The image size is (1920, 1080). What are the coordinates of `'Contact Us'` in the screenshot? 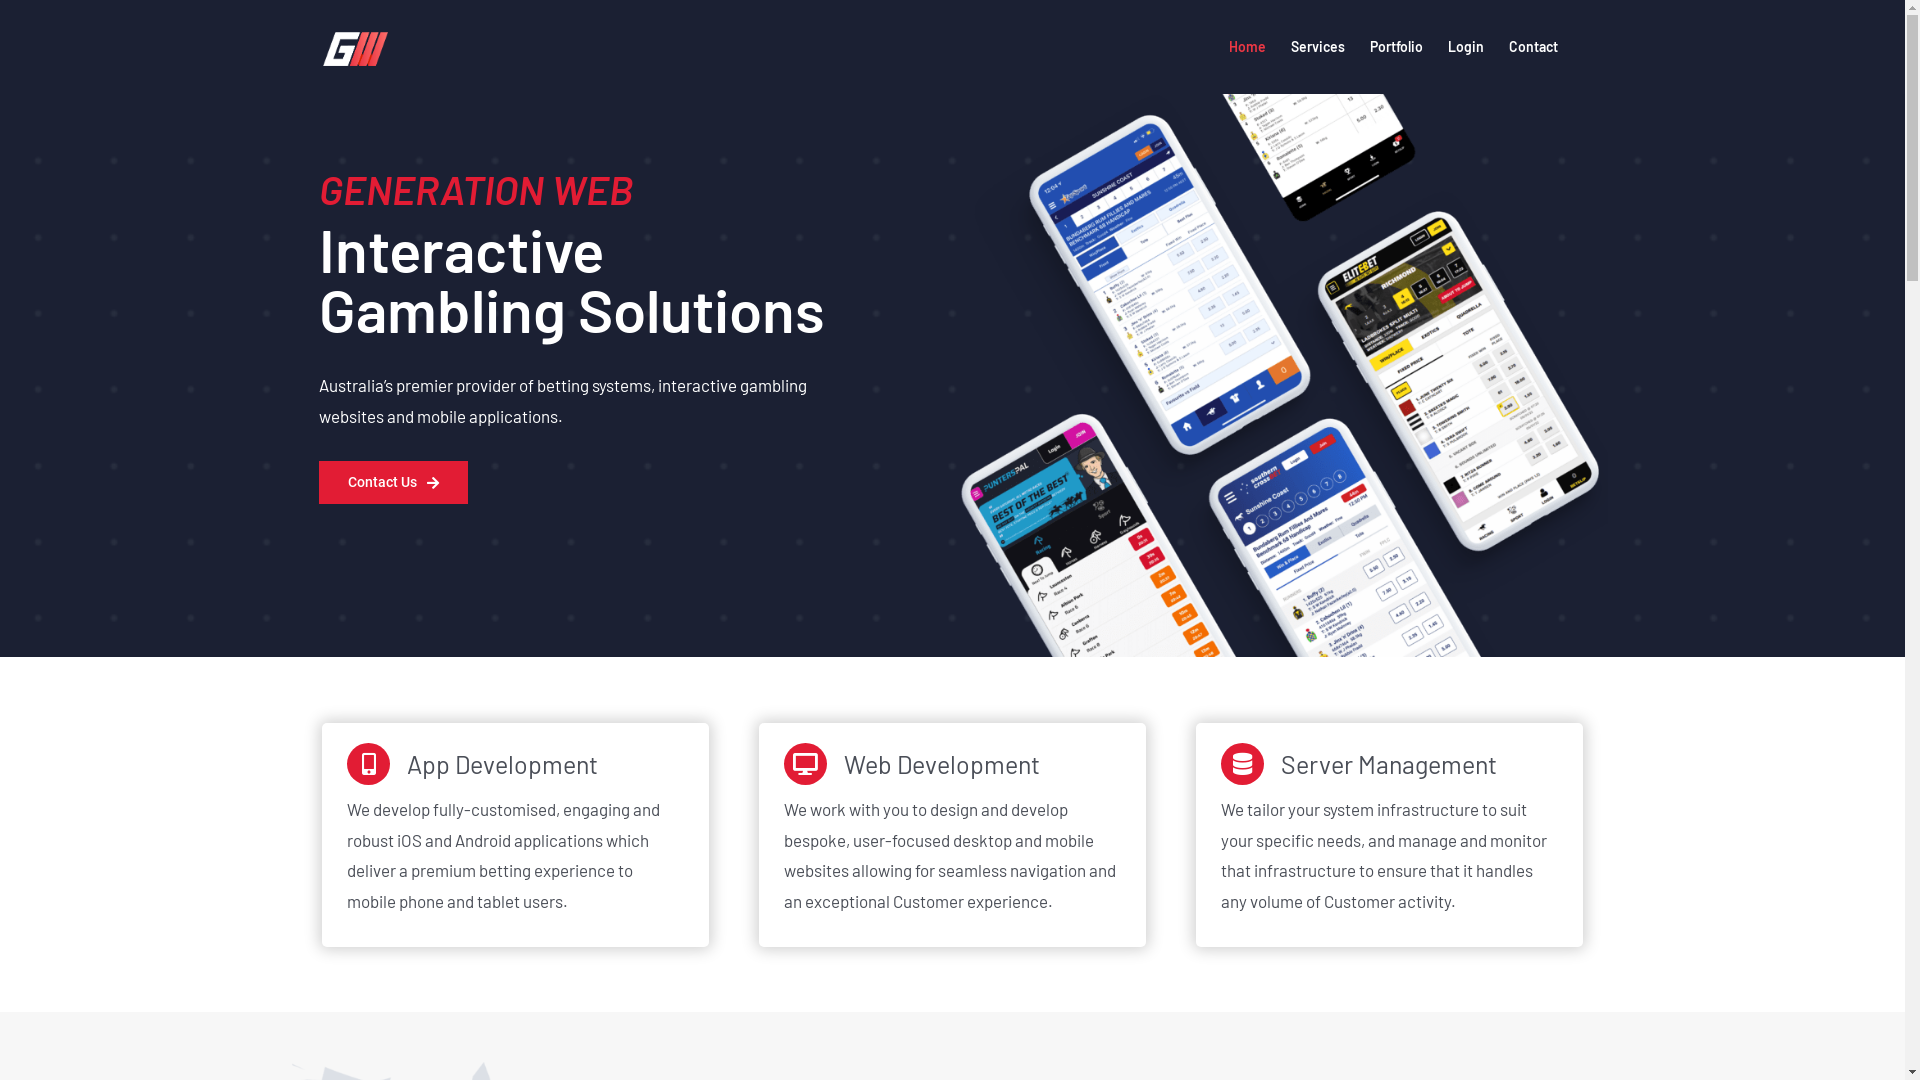 It's located at (393, 482).